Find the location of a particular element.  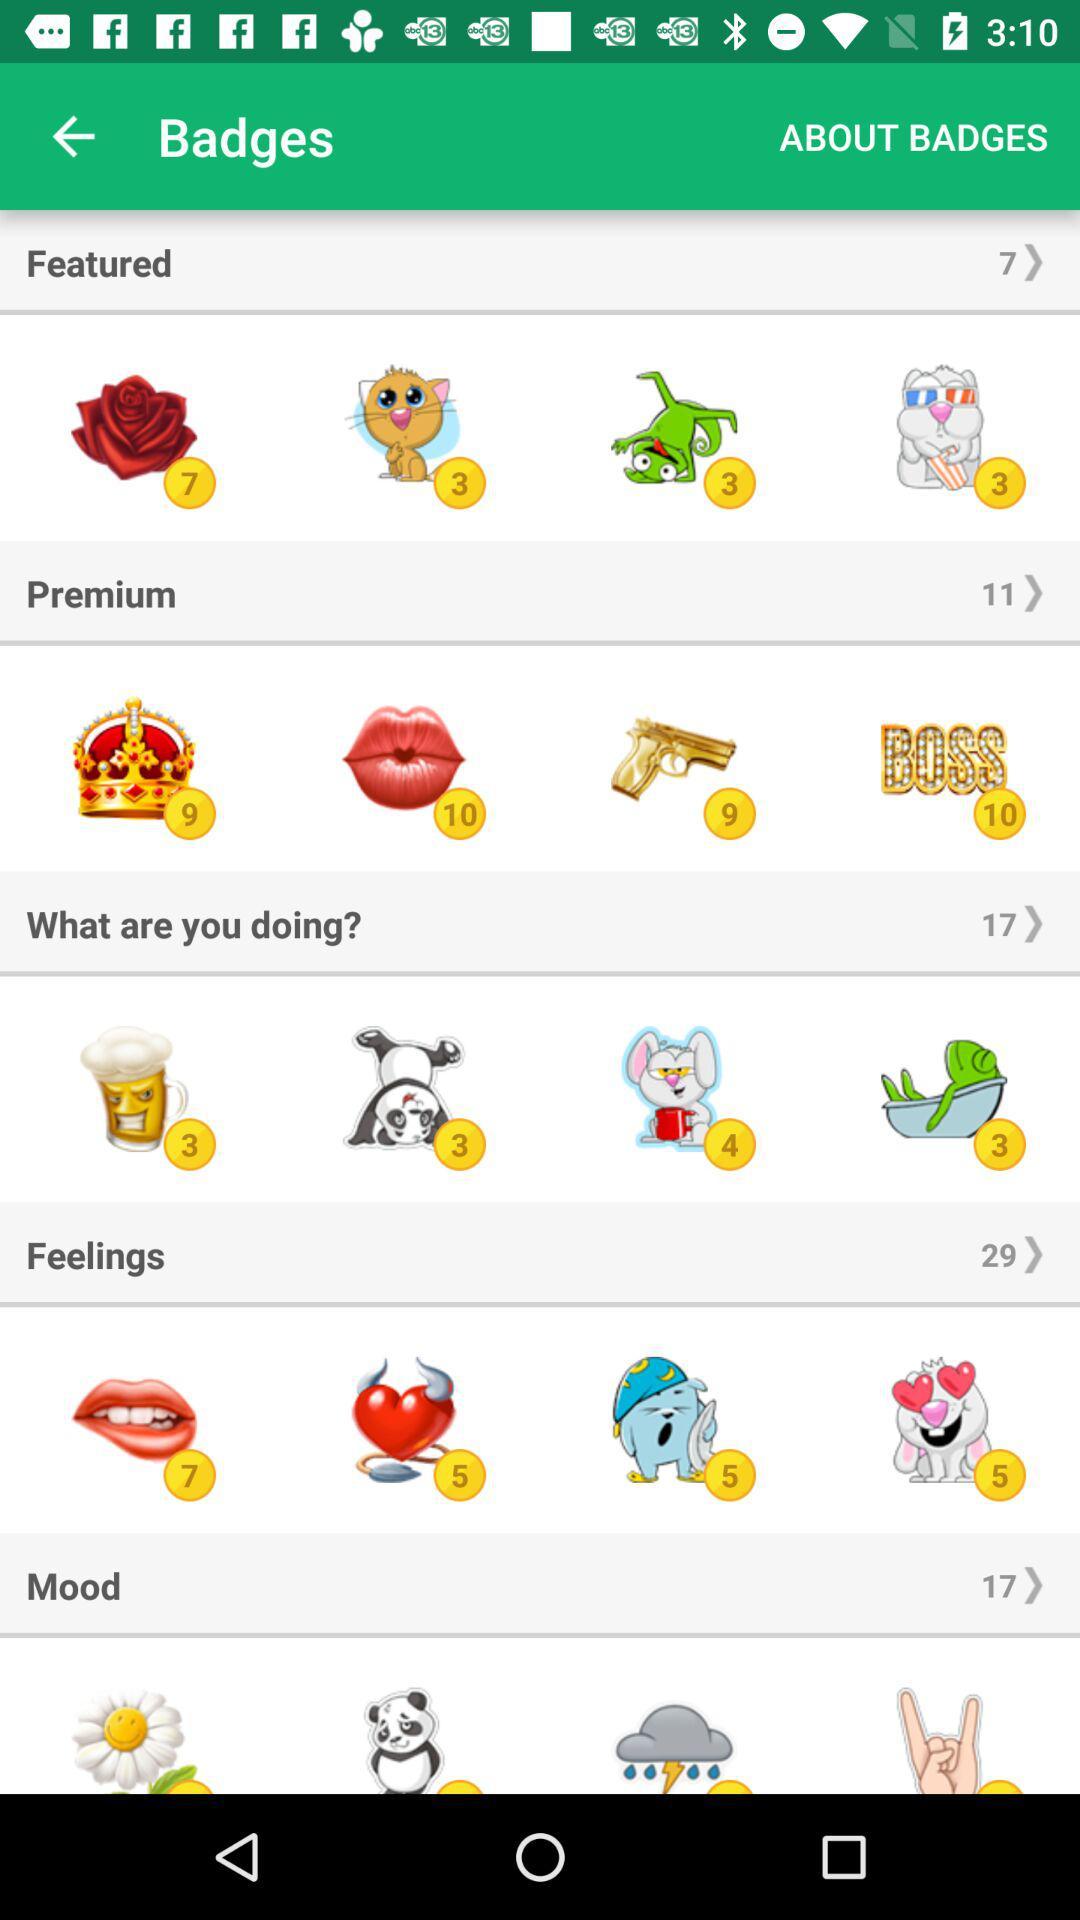

about badges is located at coordinates (913, 135).